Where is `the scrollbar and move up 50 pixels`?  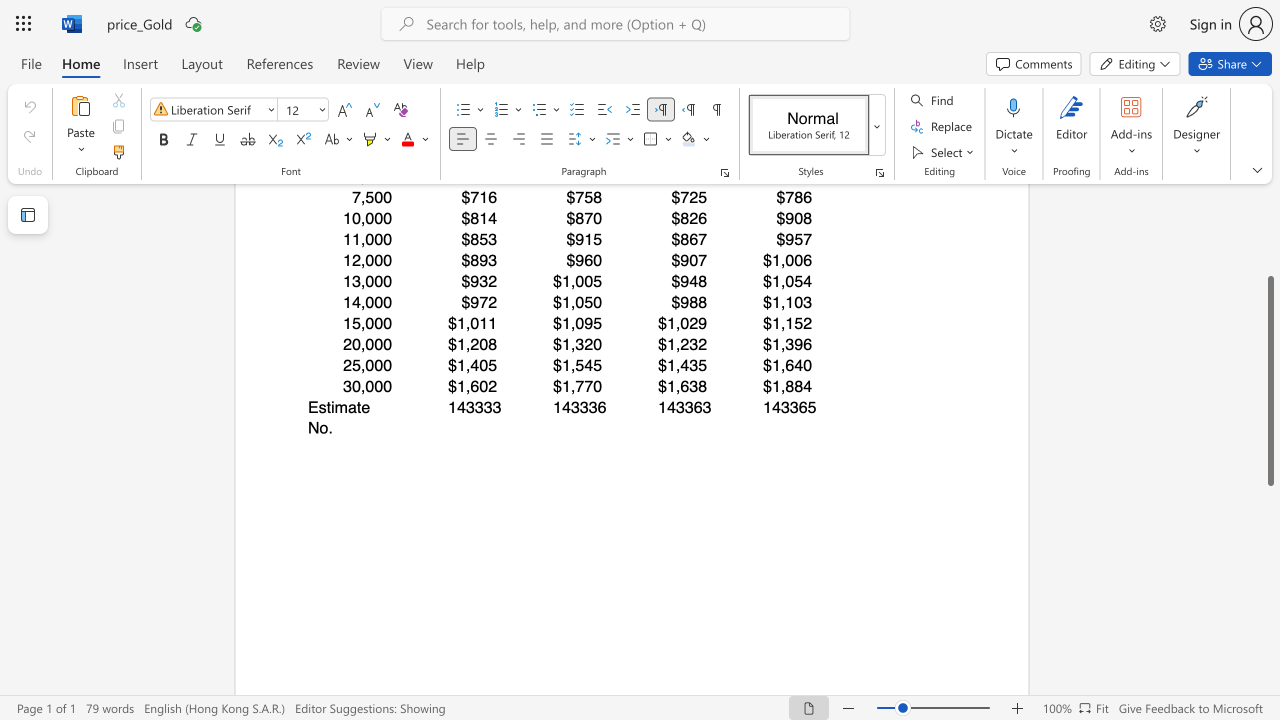
the scrollbar and move up 50 pixels is located at coordinates (1269, 381).